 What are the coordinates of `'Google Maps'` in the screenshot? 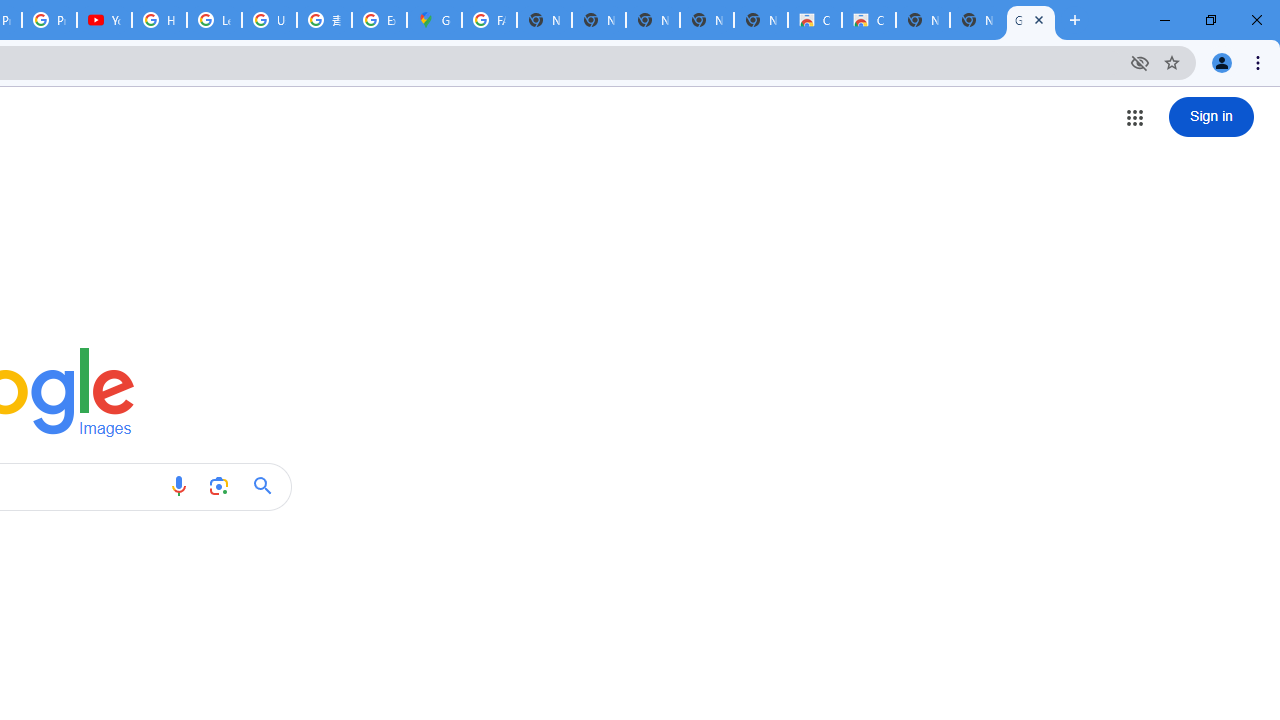 It's located at (433, 20).